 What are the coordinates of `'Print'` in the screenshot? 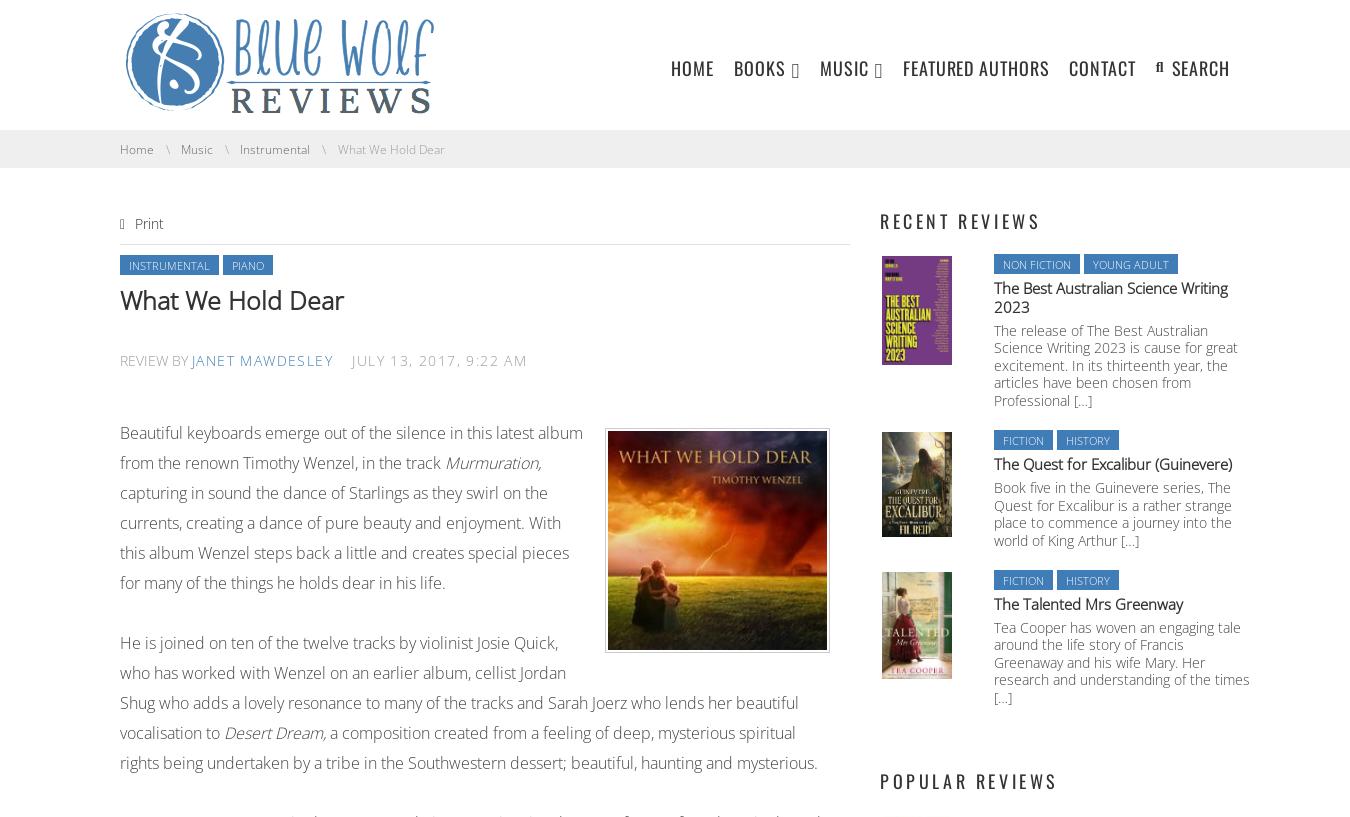 It's located at (135, 221).